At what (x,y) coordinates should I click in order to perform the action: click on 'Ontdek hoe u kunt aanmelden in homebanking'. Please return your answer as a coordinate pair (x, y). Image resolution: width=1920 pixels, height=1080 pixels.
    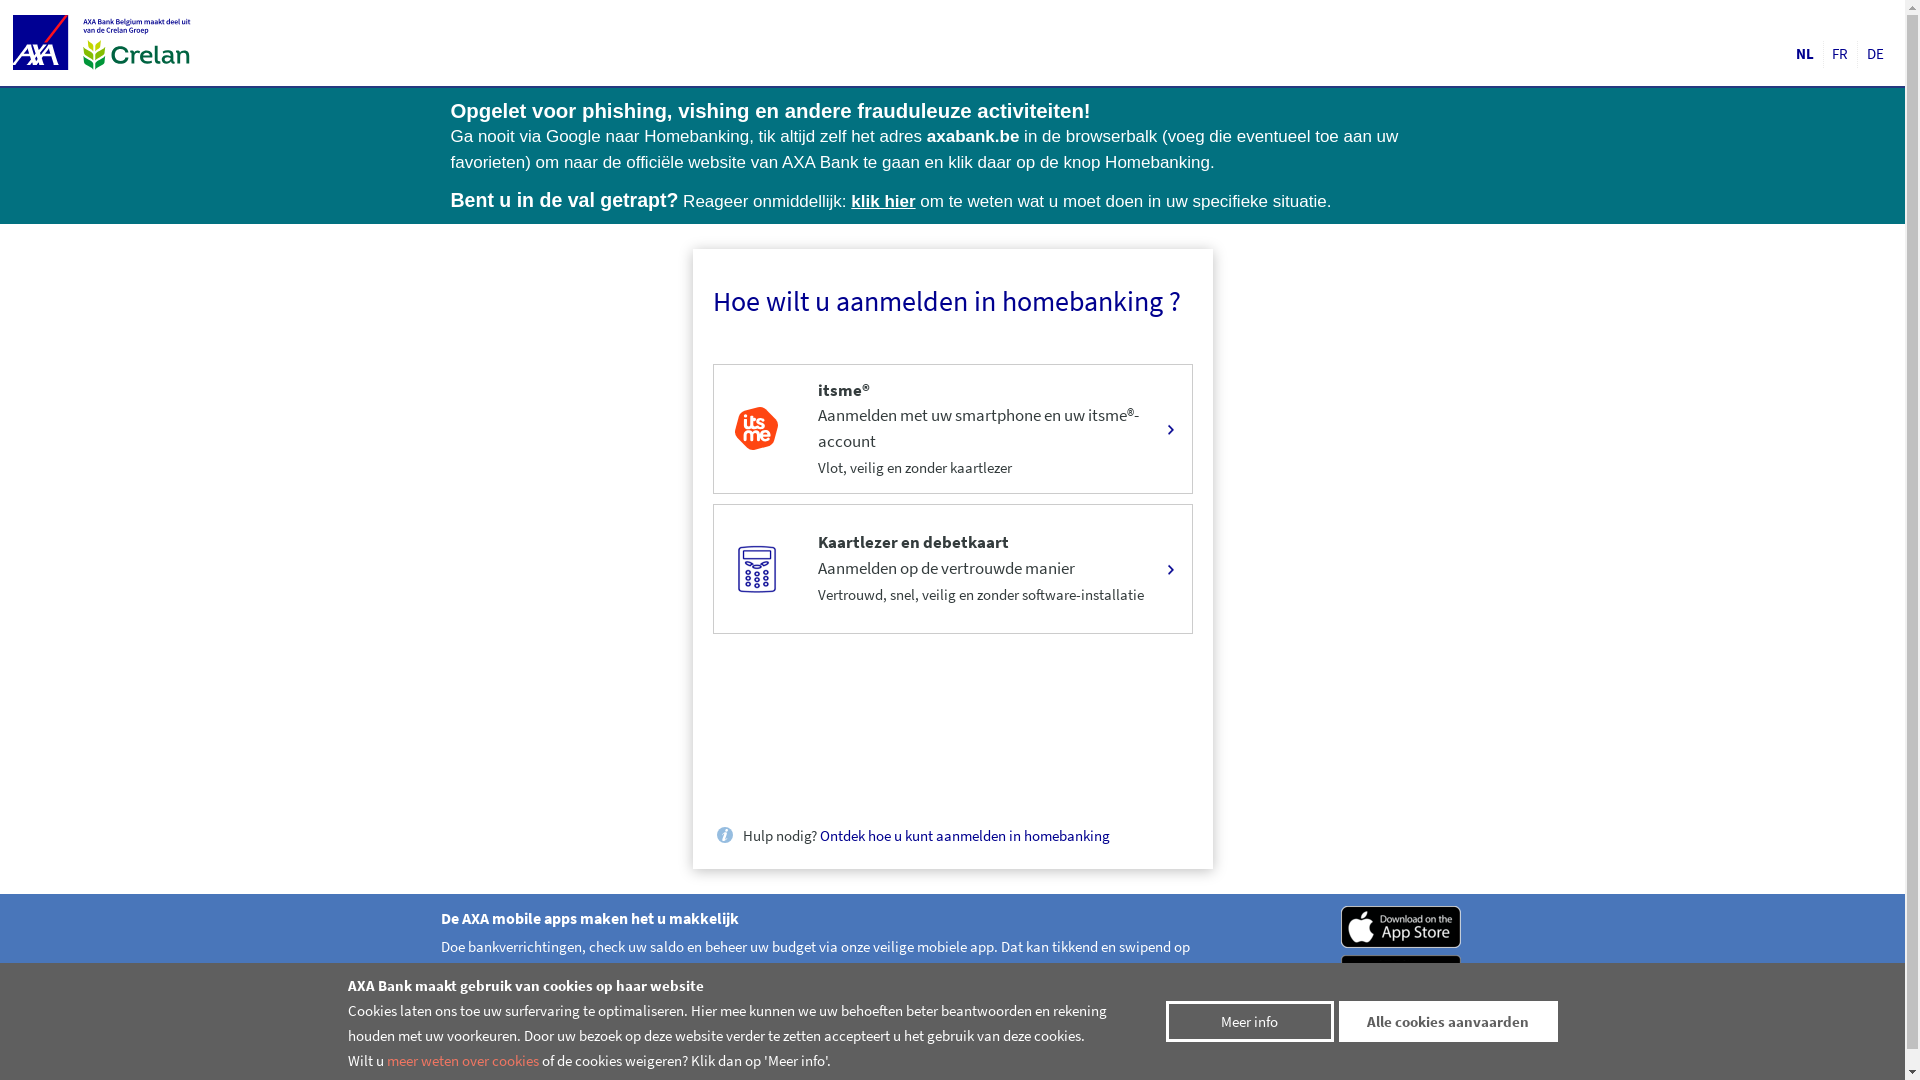
    Looking at the image, I should click on (964, 835).